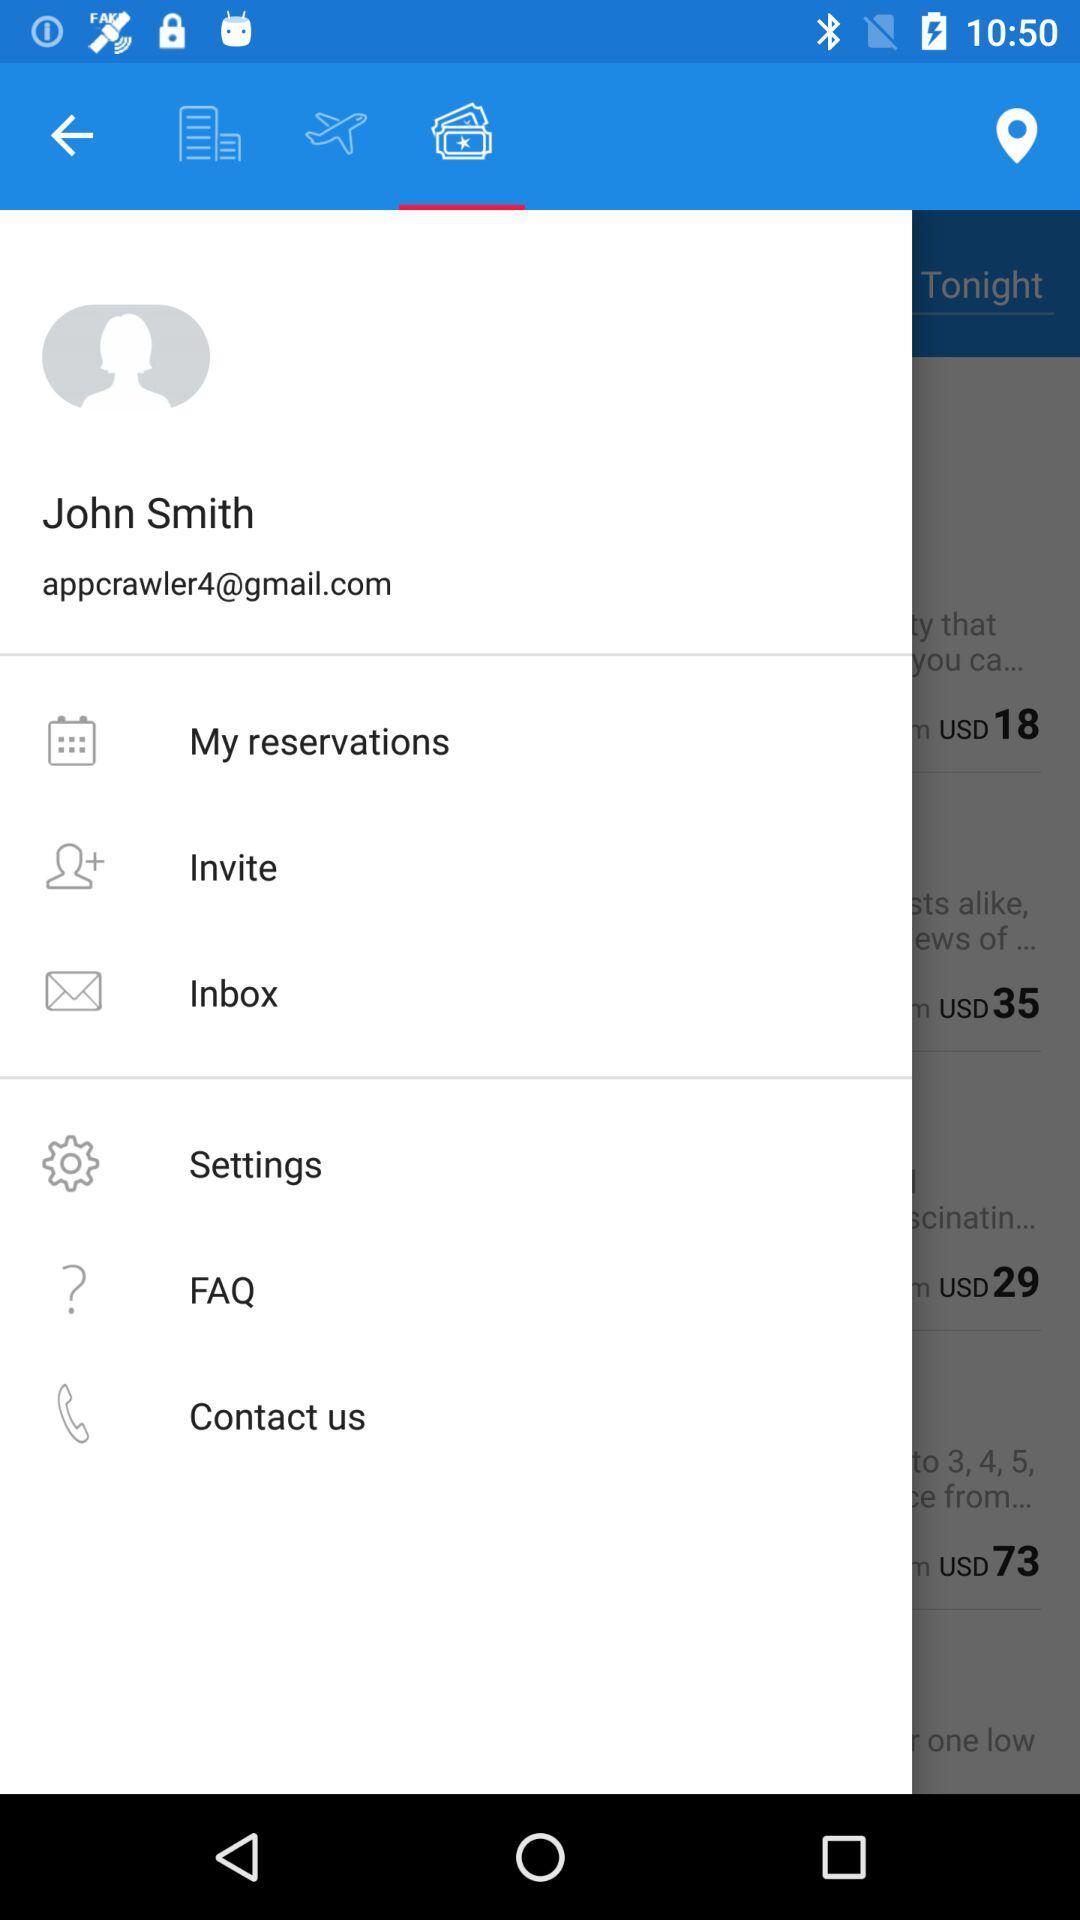 The image size is (1080, 1920). Describe the element at coordinates (1017, 136) in the screenshot. I see `the location icon at the top right corner of the page` at that location.